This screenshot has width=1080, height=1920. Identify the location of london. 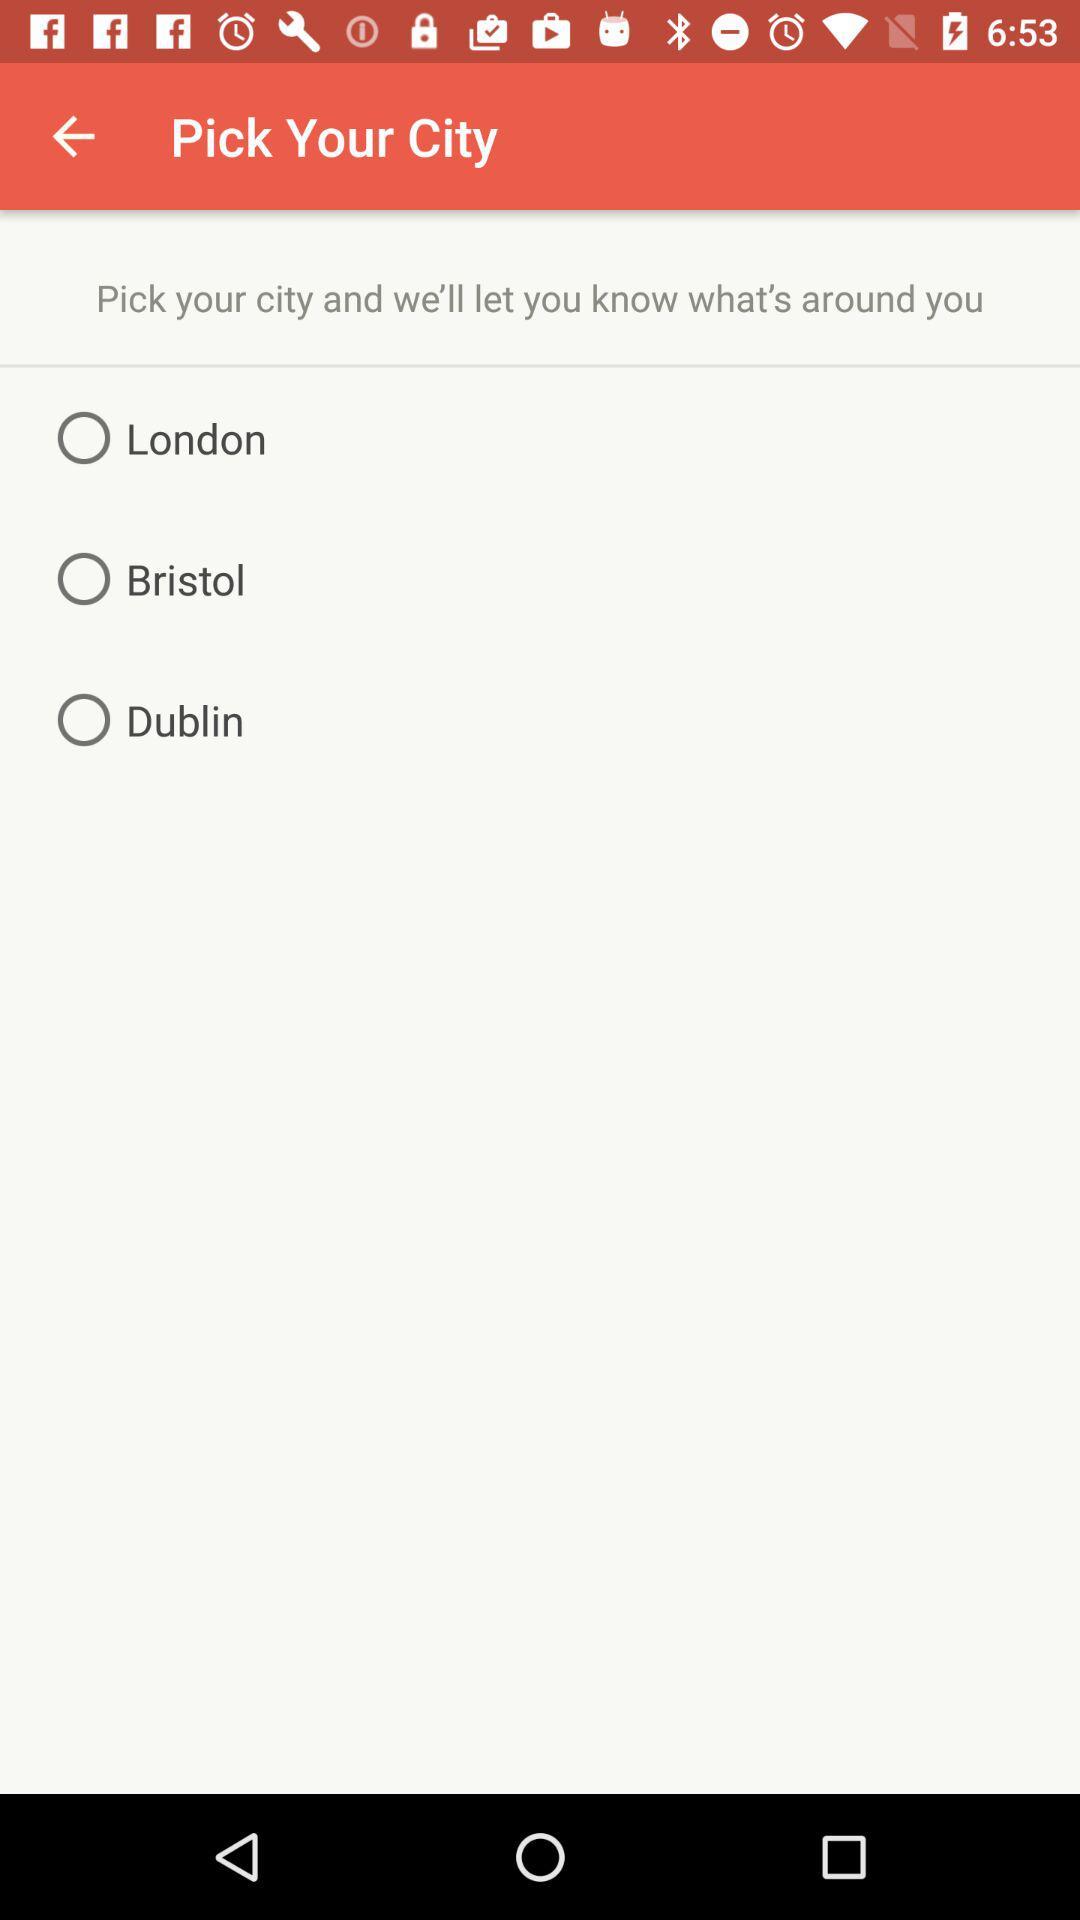
(153, 436).